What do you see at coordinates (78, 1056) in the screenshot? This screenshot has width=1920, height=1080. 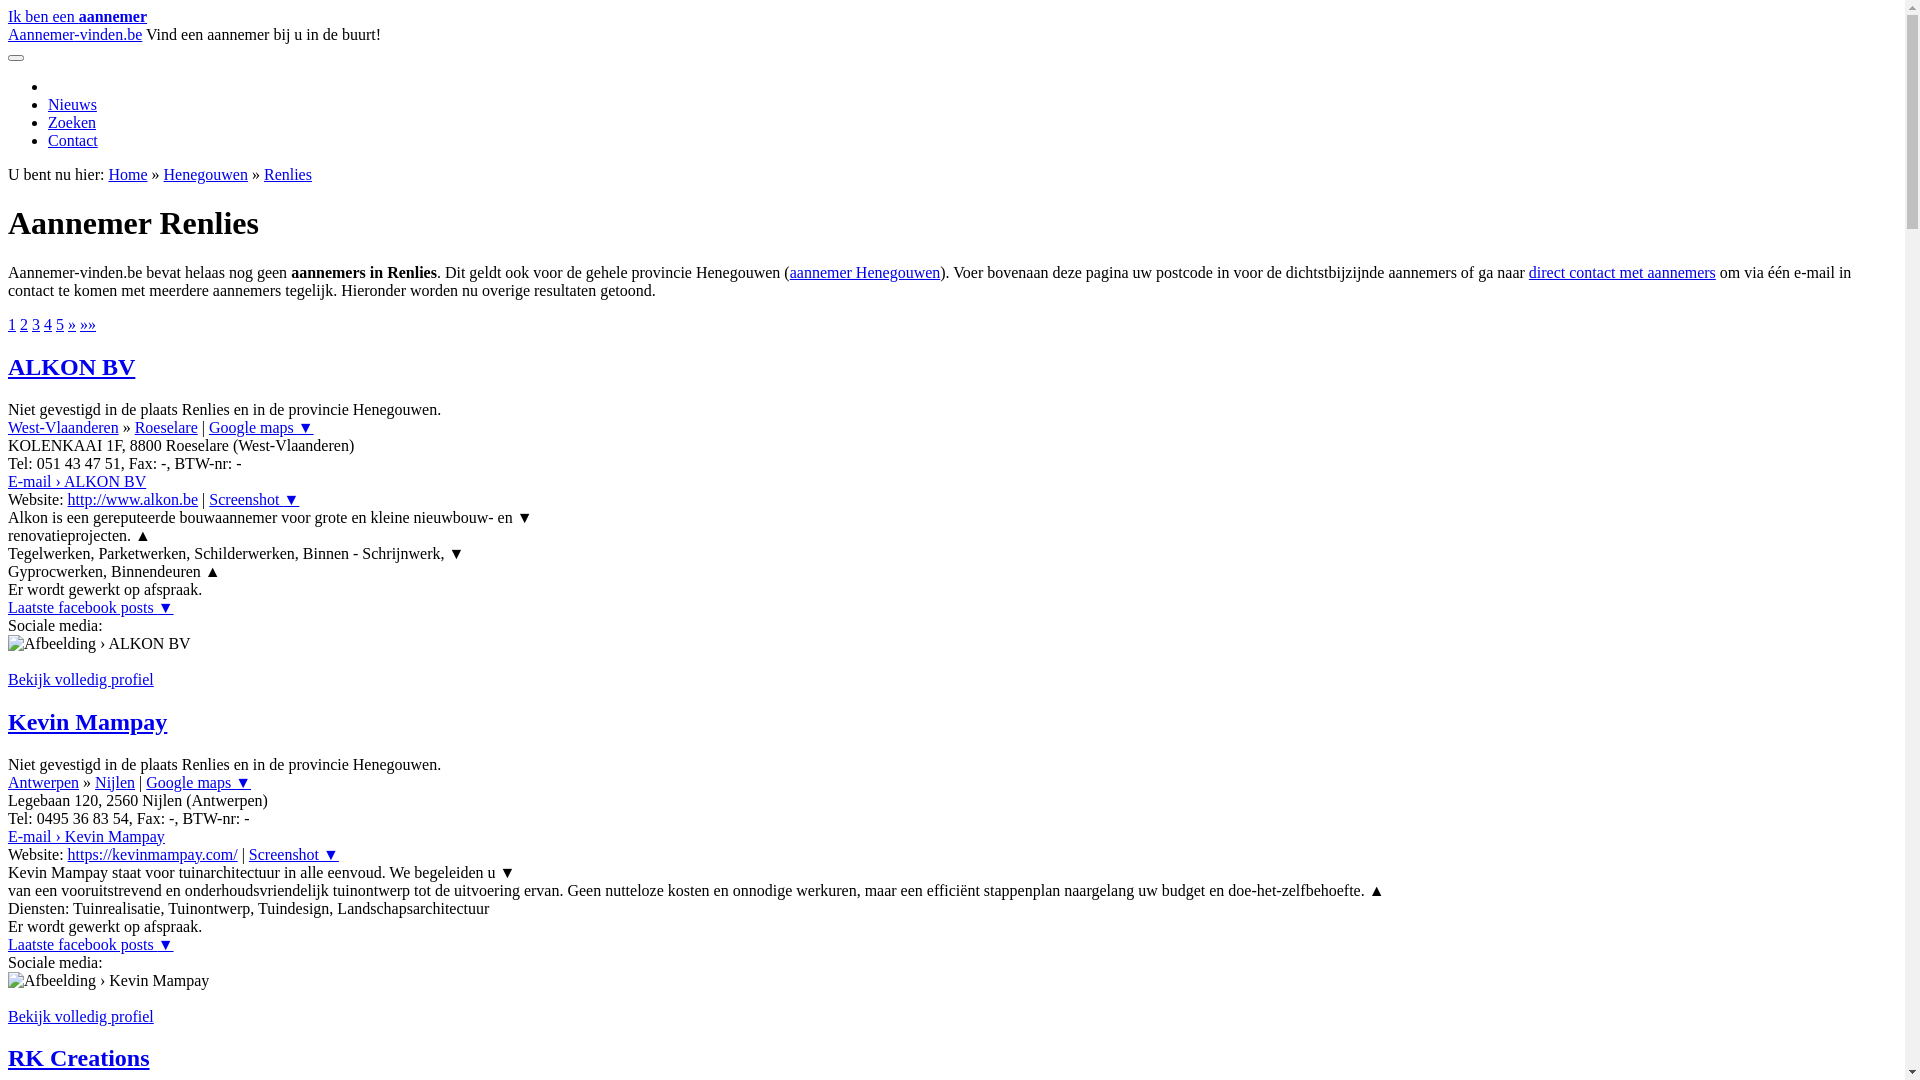 I see `'RK Creations'` at bounding box center [78, 1056].